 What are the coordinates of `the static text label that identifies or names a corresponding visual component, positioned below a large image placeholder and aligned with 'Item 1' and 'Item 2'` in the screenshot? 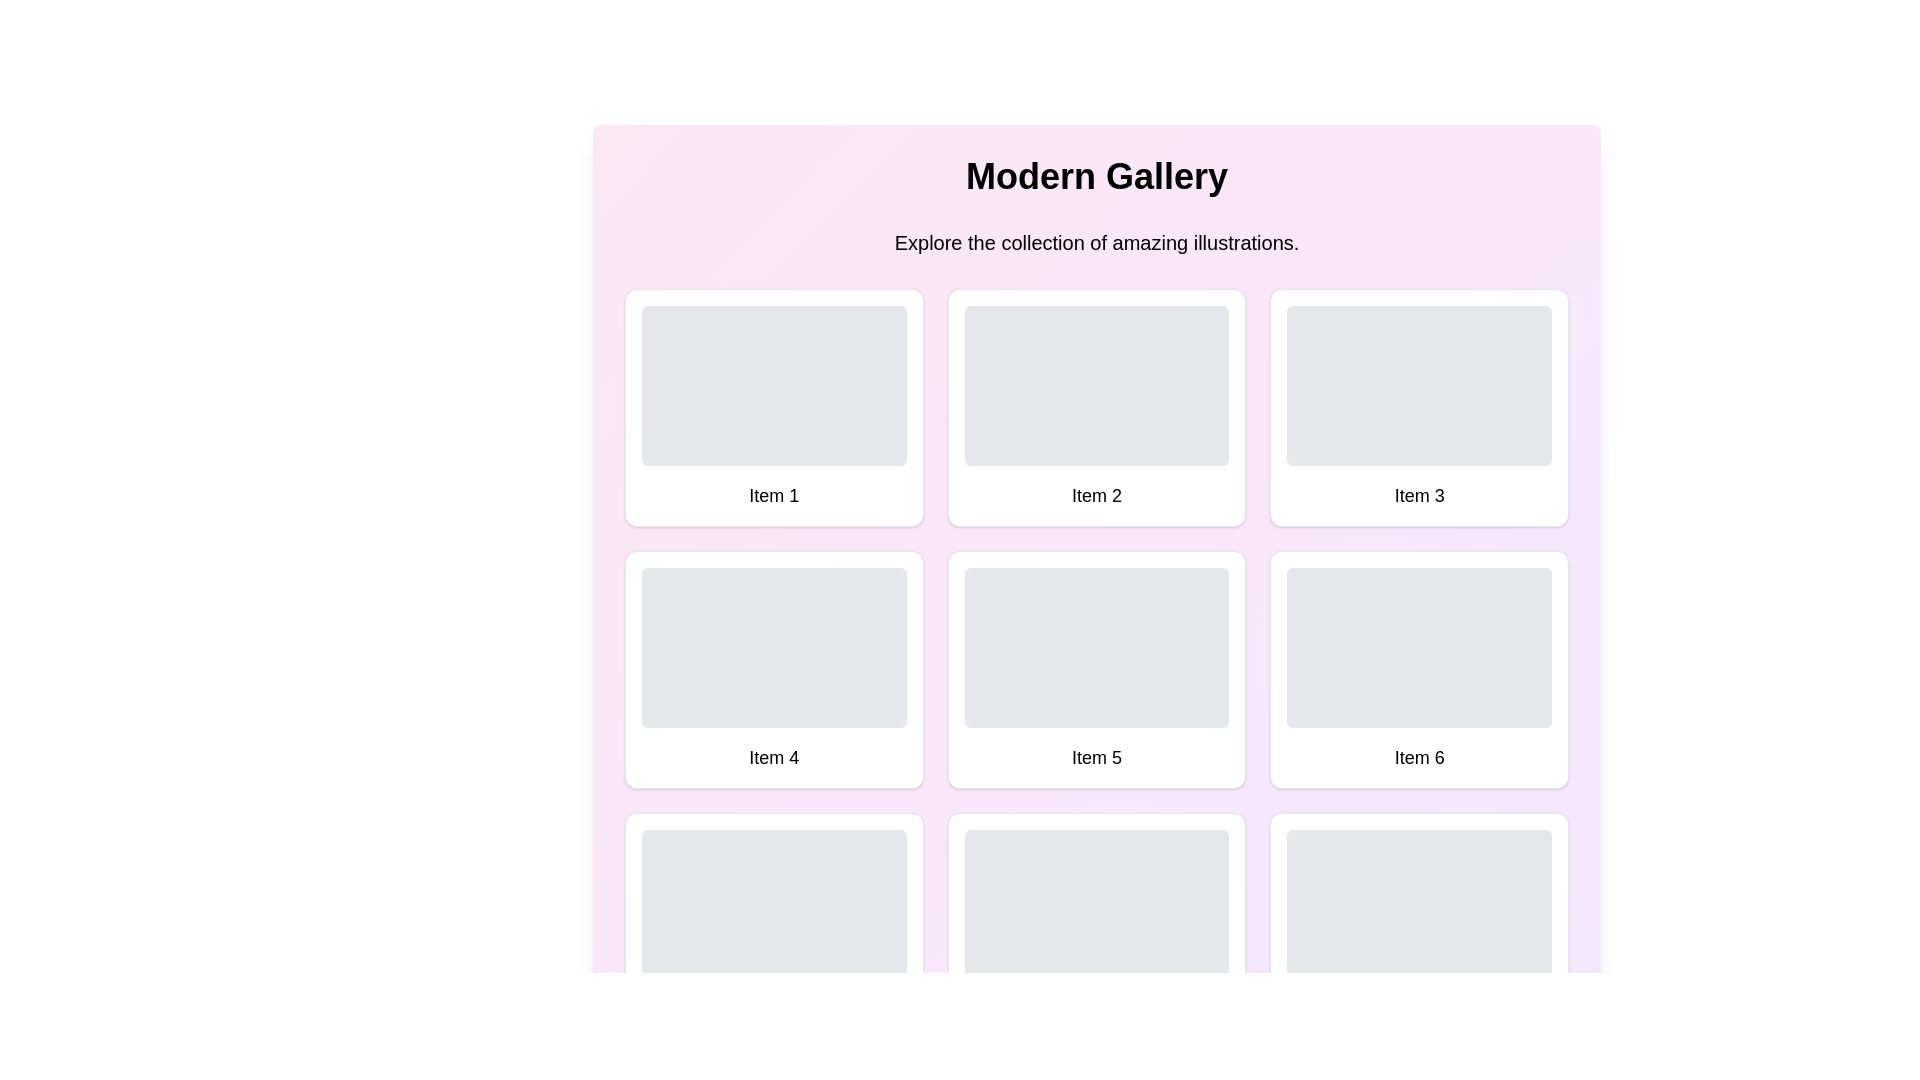 It's located at (1418, 495).